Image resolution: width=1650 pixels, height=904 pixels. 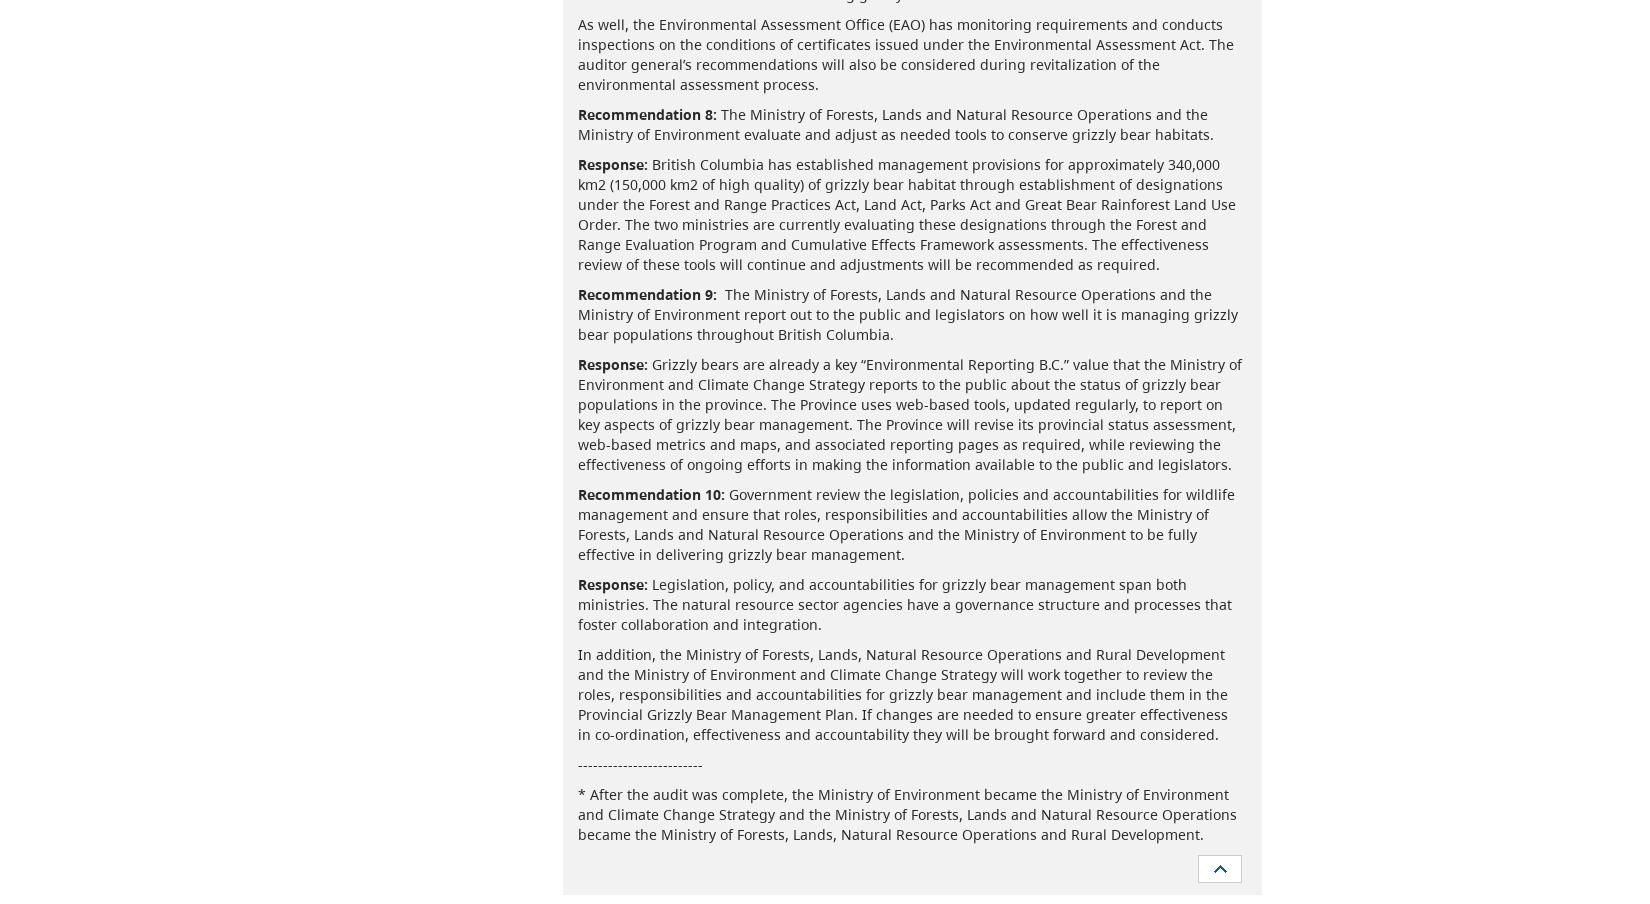 What do you see at coordinates (896, 122) in the screenshot?
I see `'The Ministry of Forests, Lands and Natural Resource Operations and the Ministry of Environment evaluate and adjust as needed tools to conserve grizzly bear habitats.'` at bounding box center [896, 122].